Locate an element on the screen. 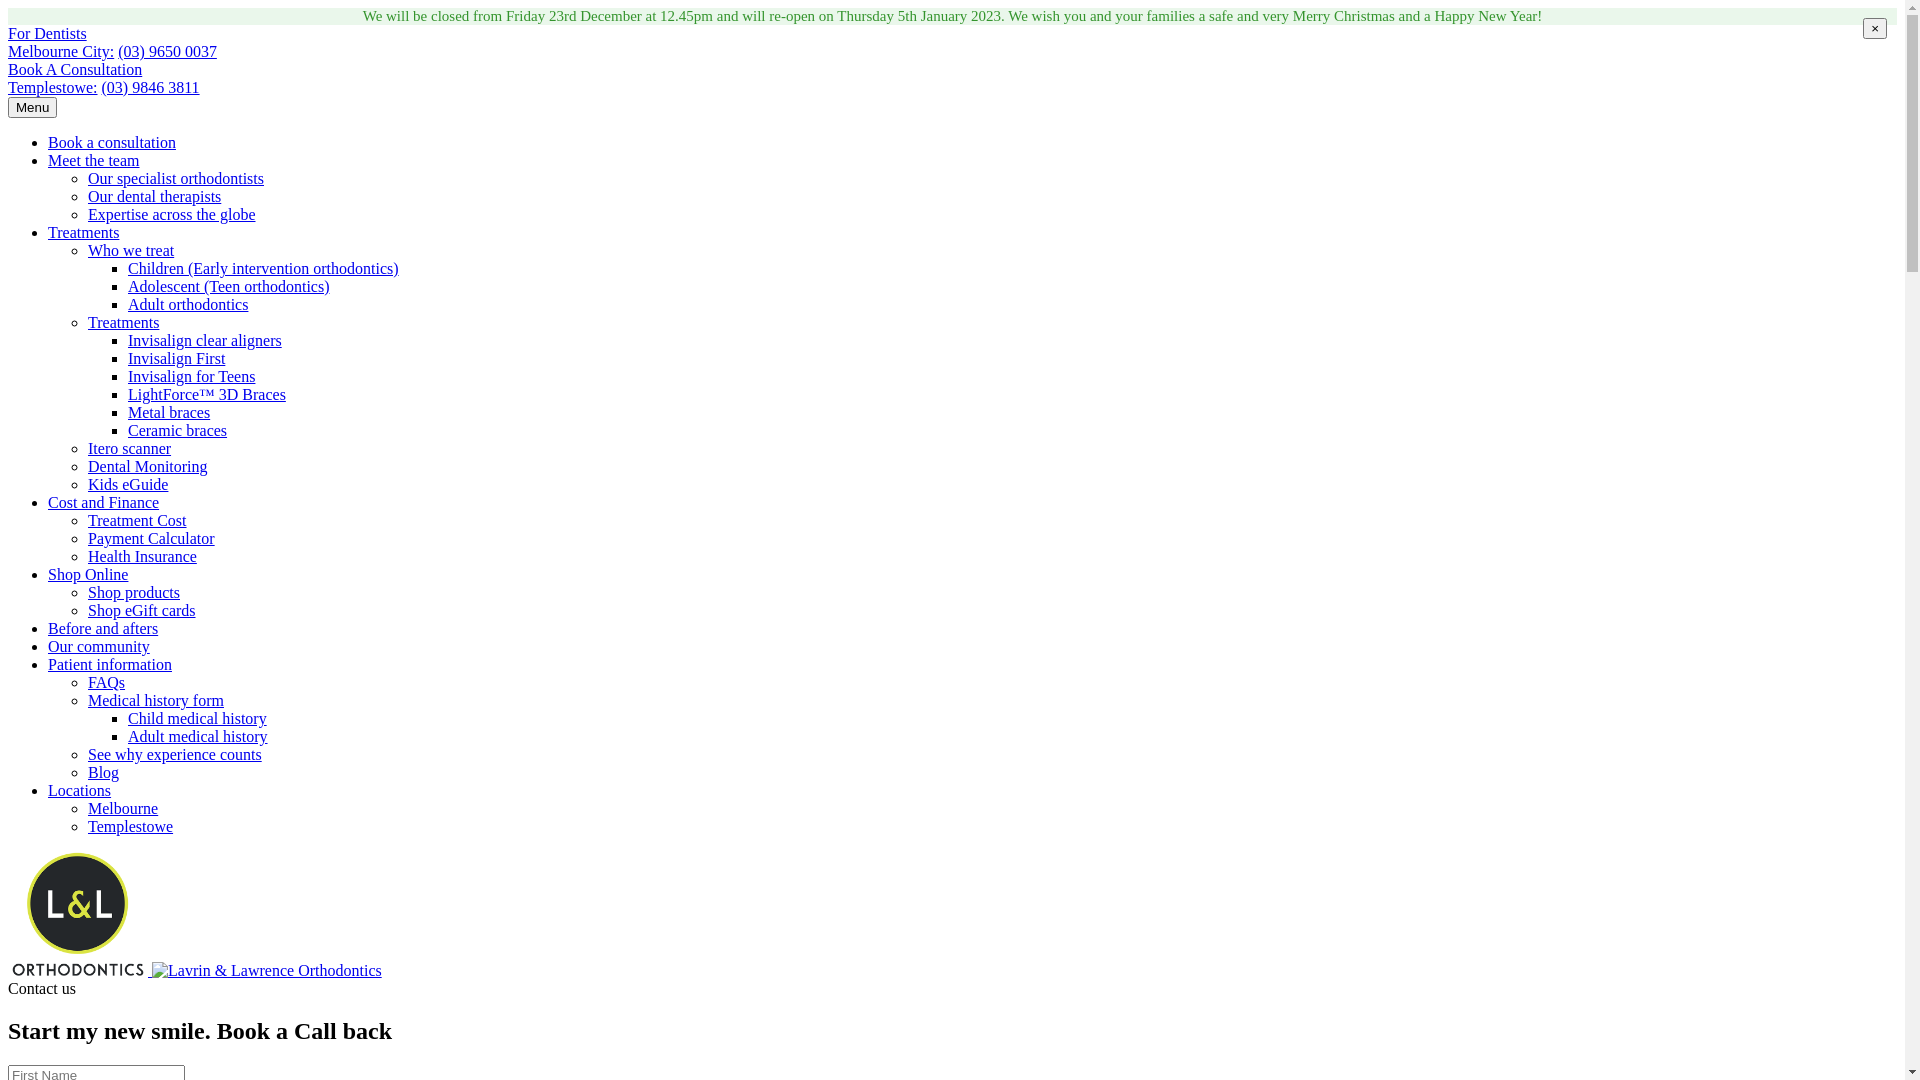  'Treatment Cost' is located at coordinates (136, 519).